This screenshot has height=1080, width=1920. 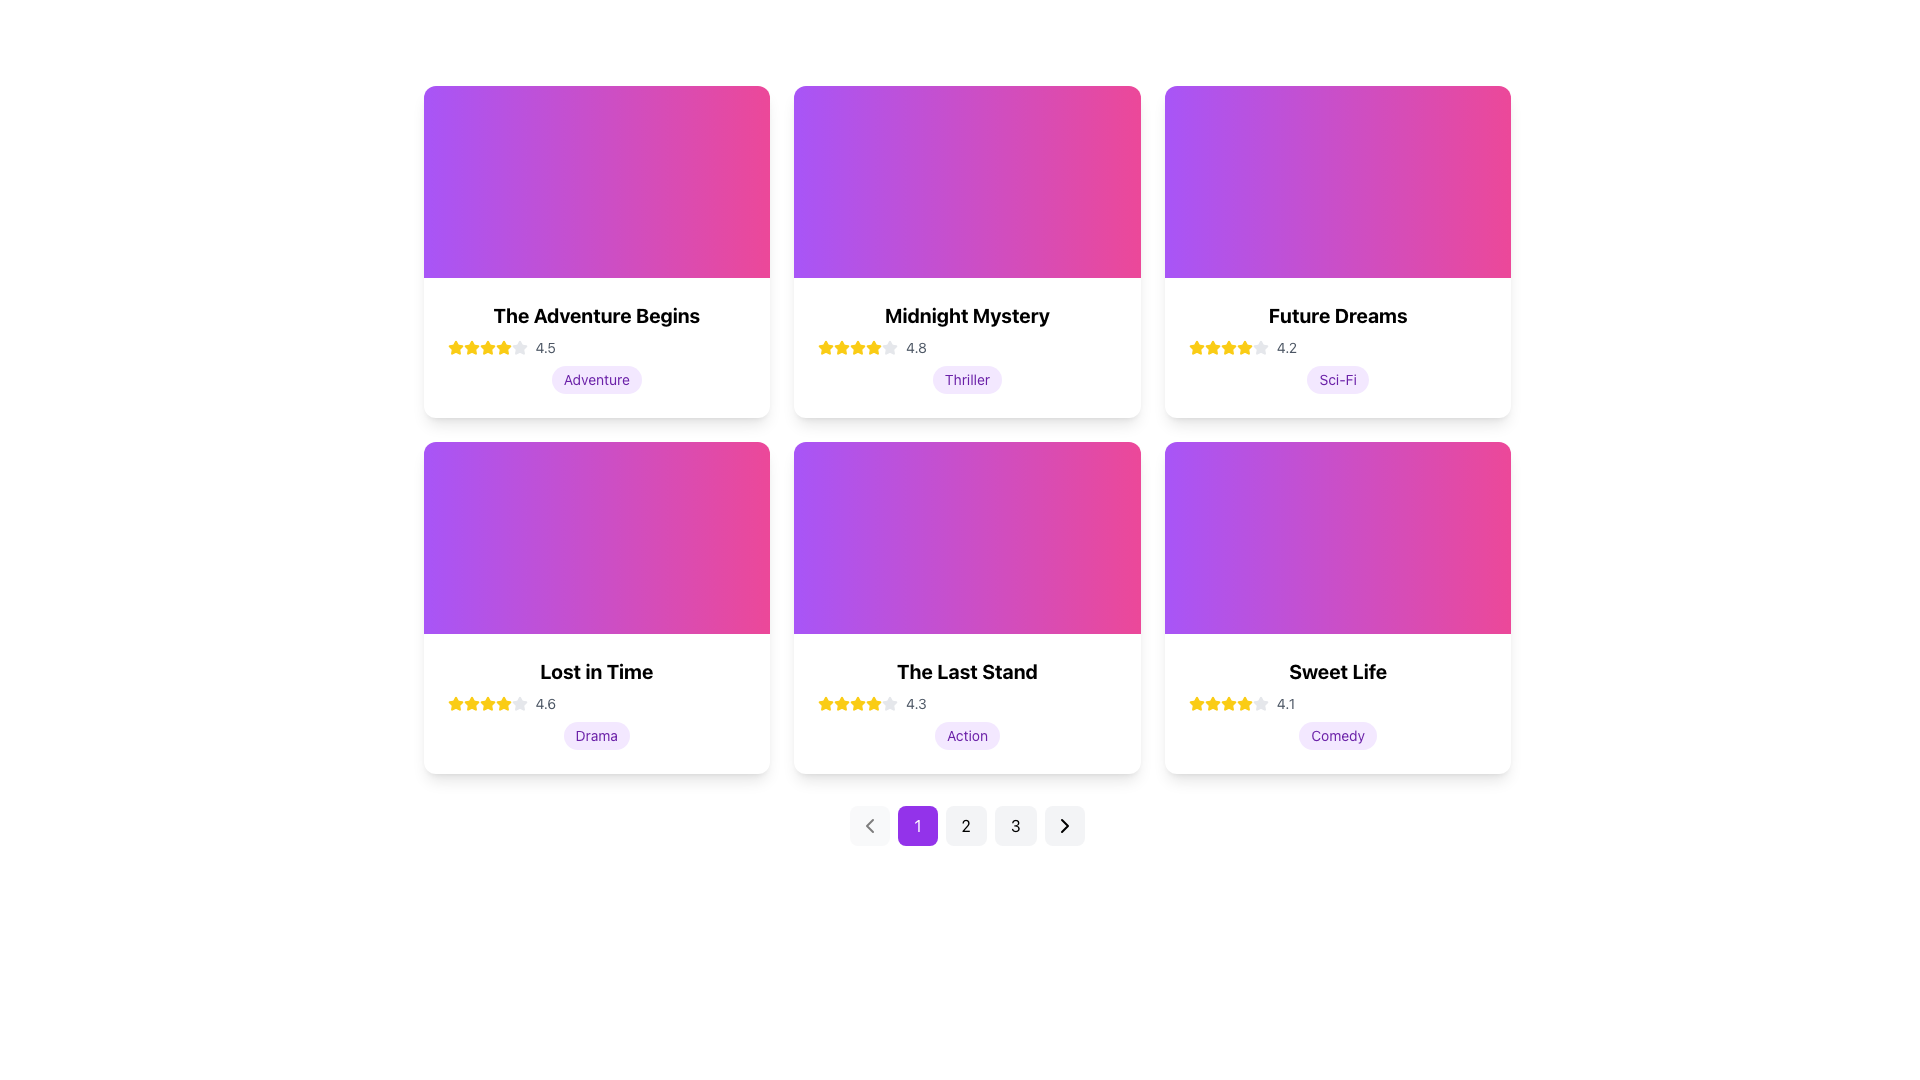 What do you see at coordinates (595, 703) in the screenshot?
I see `the card labeled 'Lost in Time'` at bounding box center [595, 703].